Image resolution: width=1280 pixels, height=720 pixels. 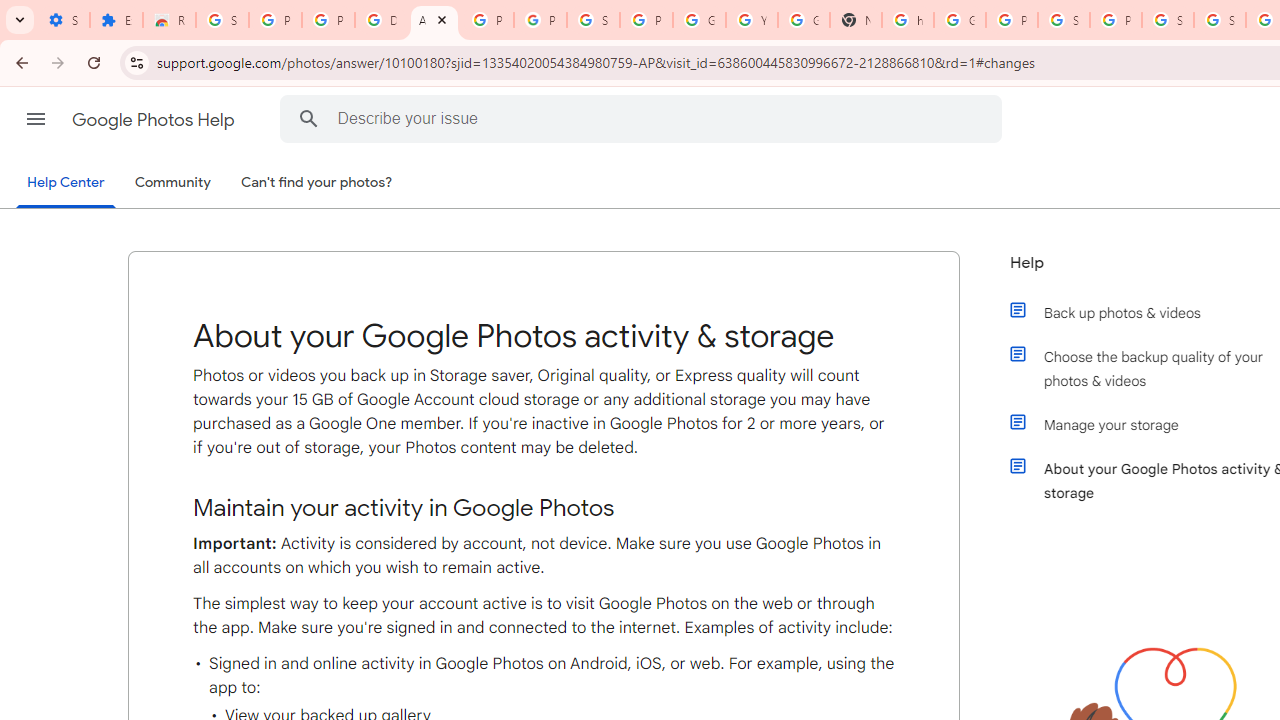 What do you see at coordinates (1063, 20) in the screenshot?
I see `'Sign in - Google Accounts'` at bounding box center [1063, 20].